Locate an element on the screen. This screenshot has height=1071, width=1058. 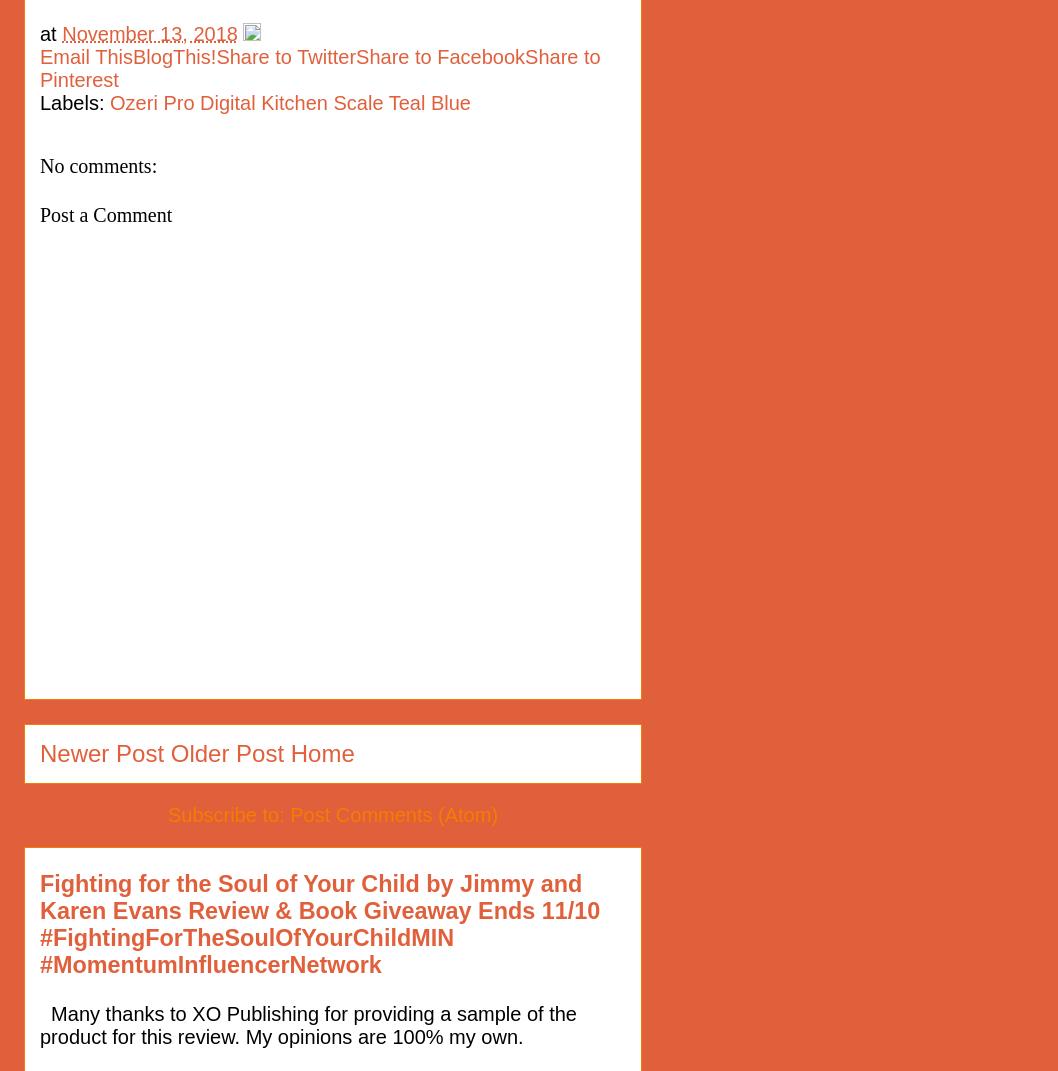
'November 13, 2018' is located at coordinates (148, 31).